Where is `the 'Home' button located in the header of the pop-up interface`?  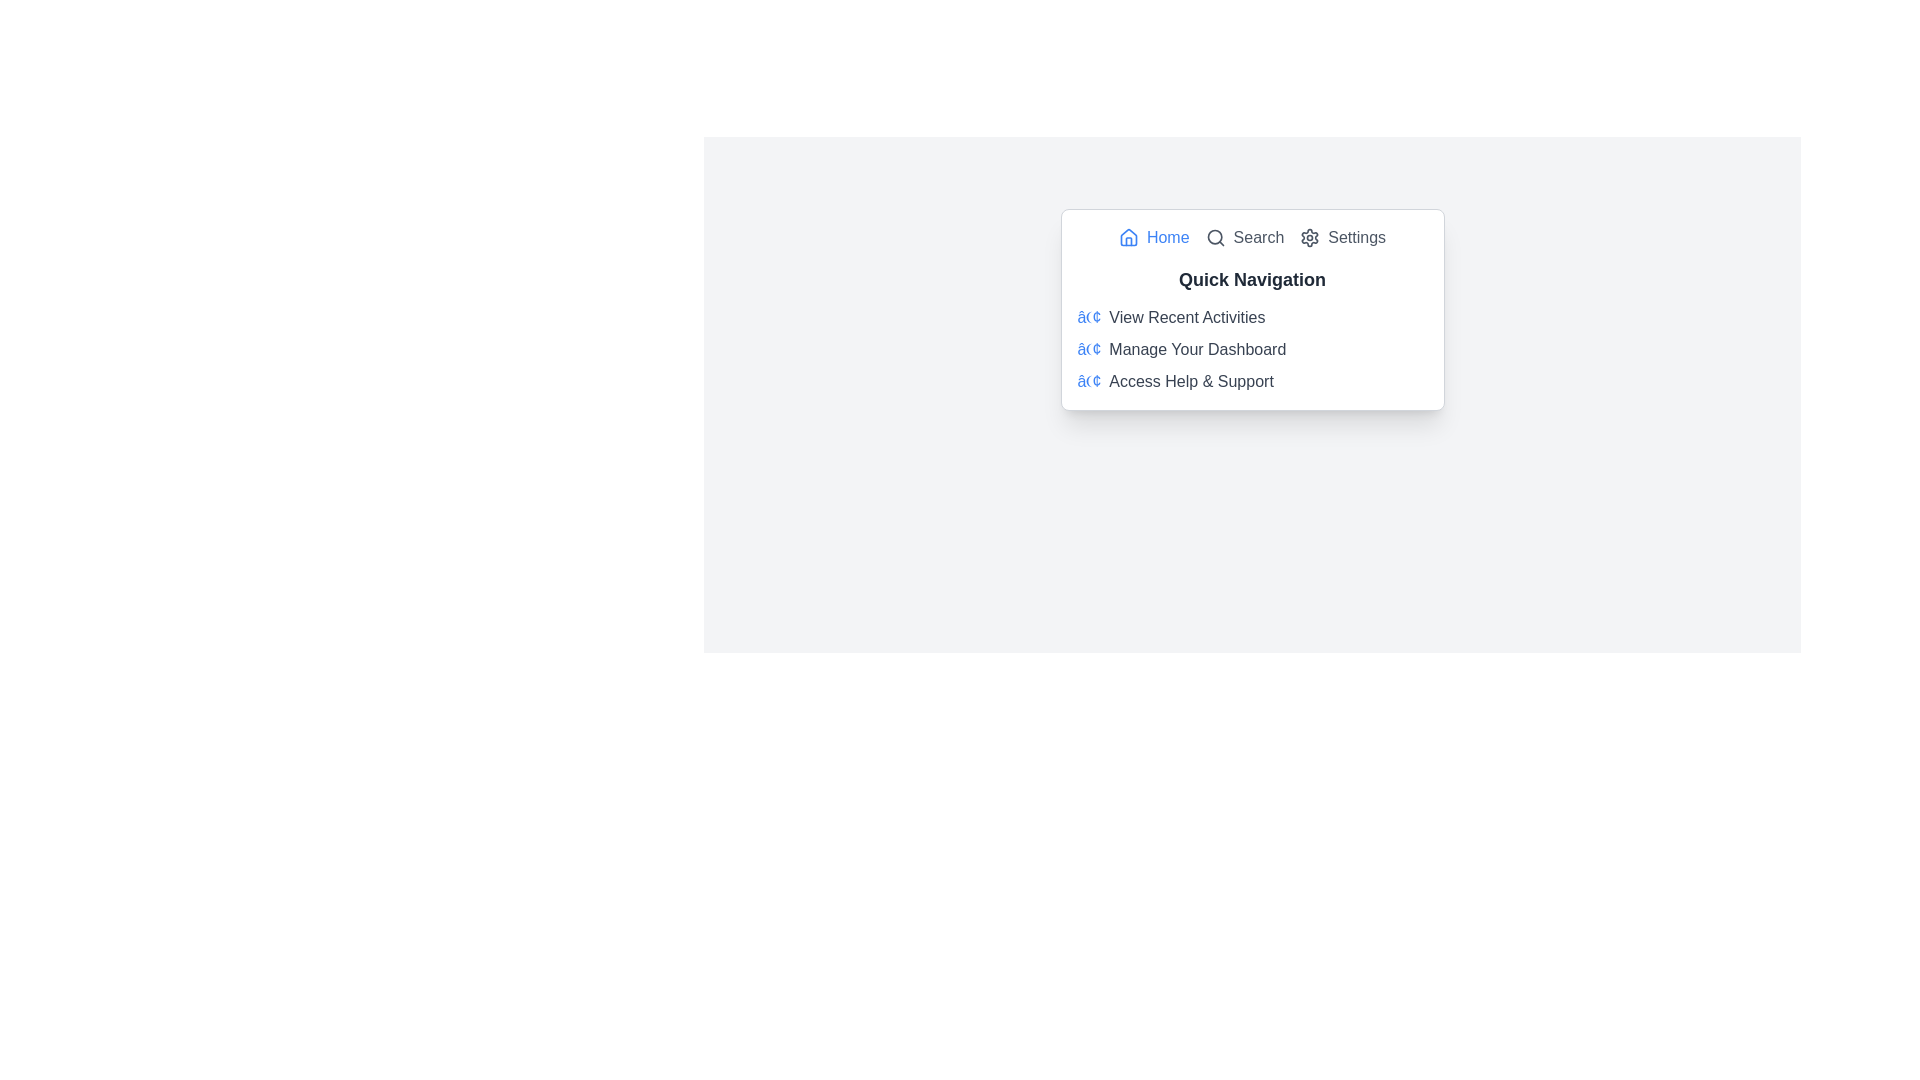
the 'Home' button located in the header of the pop-up interface is located at coordinates (1154, 237).